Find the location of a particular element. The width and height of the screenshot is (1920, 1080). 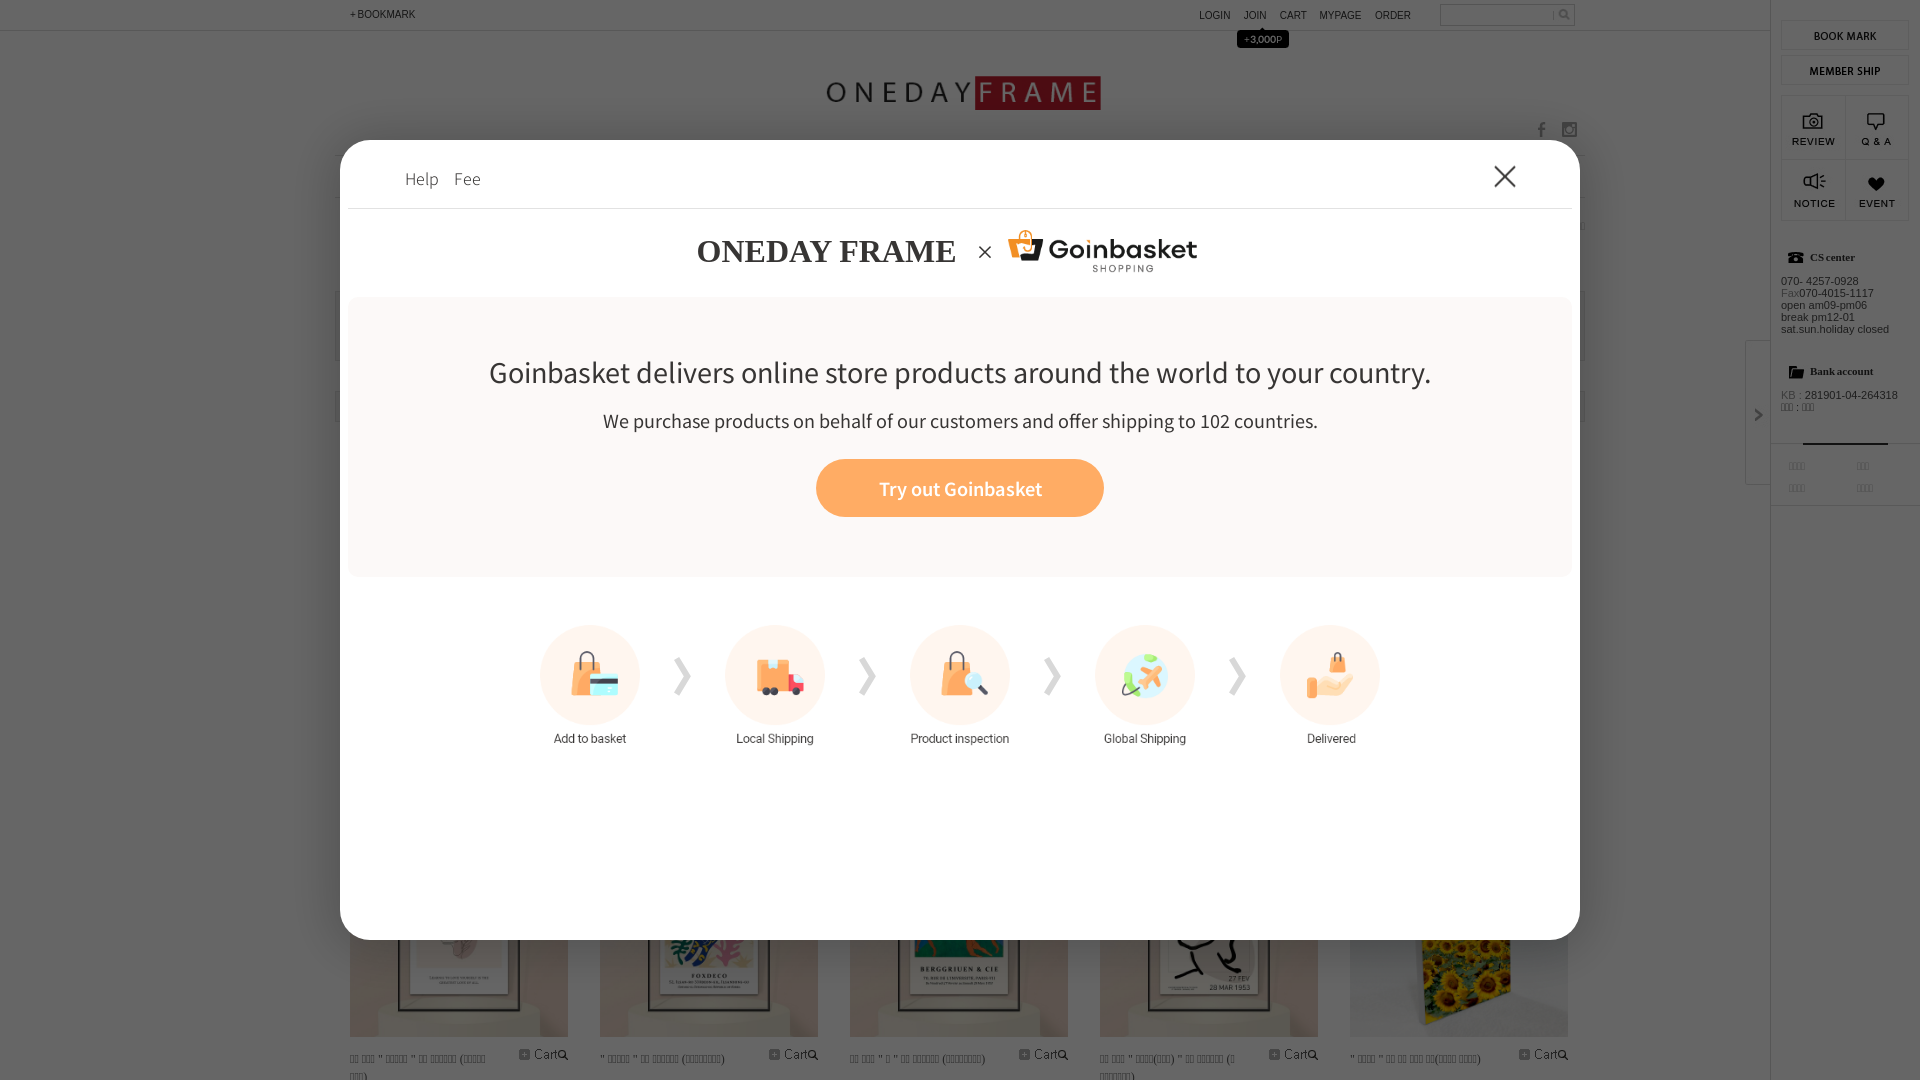

'MYPAGE' is located at coordinates (1344, 15).